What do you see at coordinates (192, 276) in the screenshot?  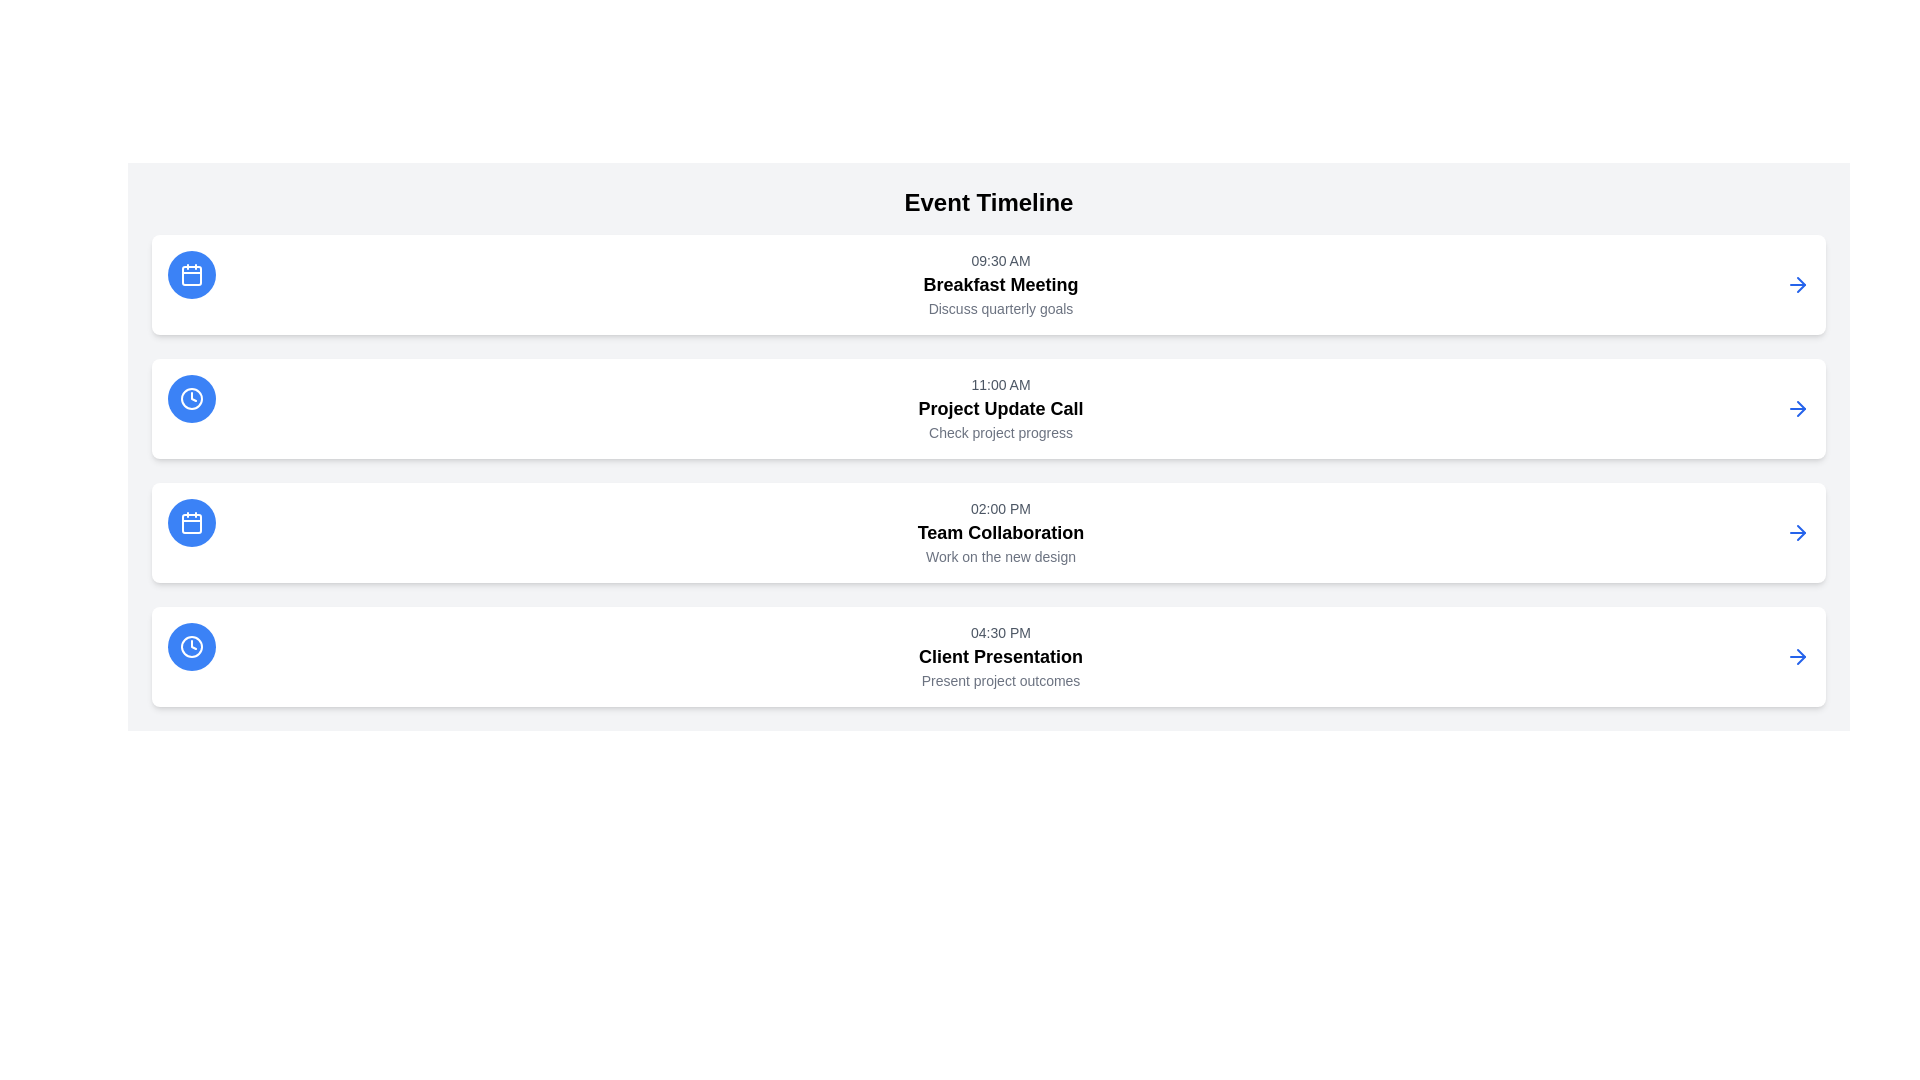 I see `the blue rounded rectangular component inside the blue circular calendar icon located in the first event row of the list` at bounding box center [192, 276].